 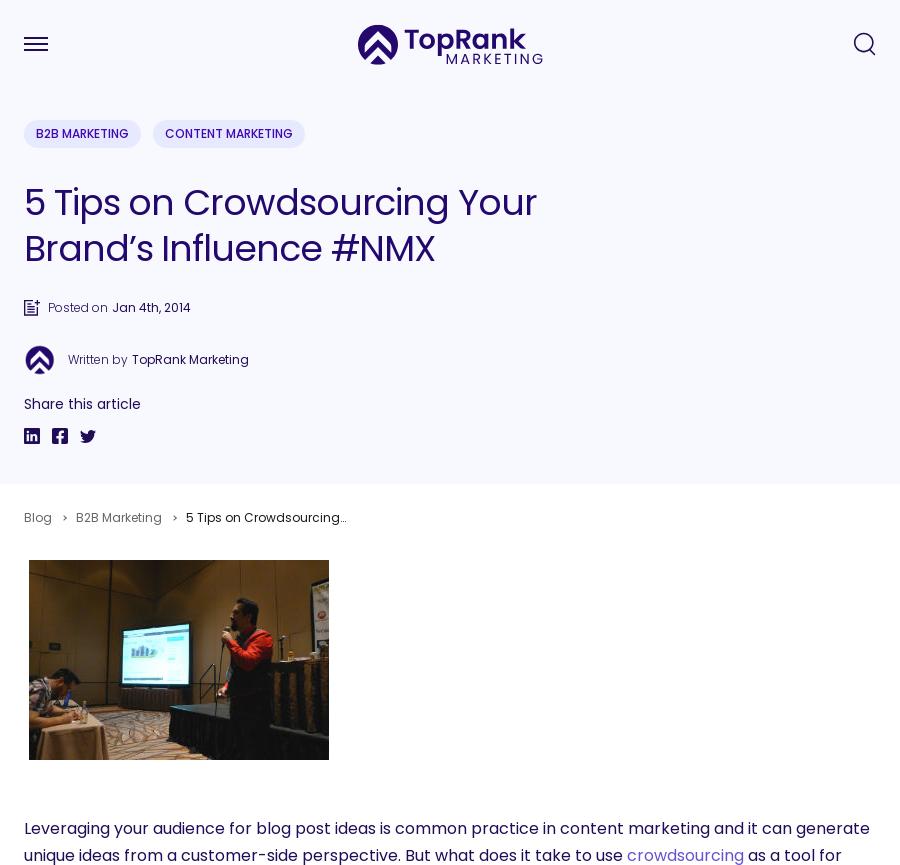 I want to click on 'Content Marketing', so click(x=164, y=133).